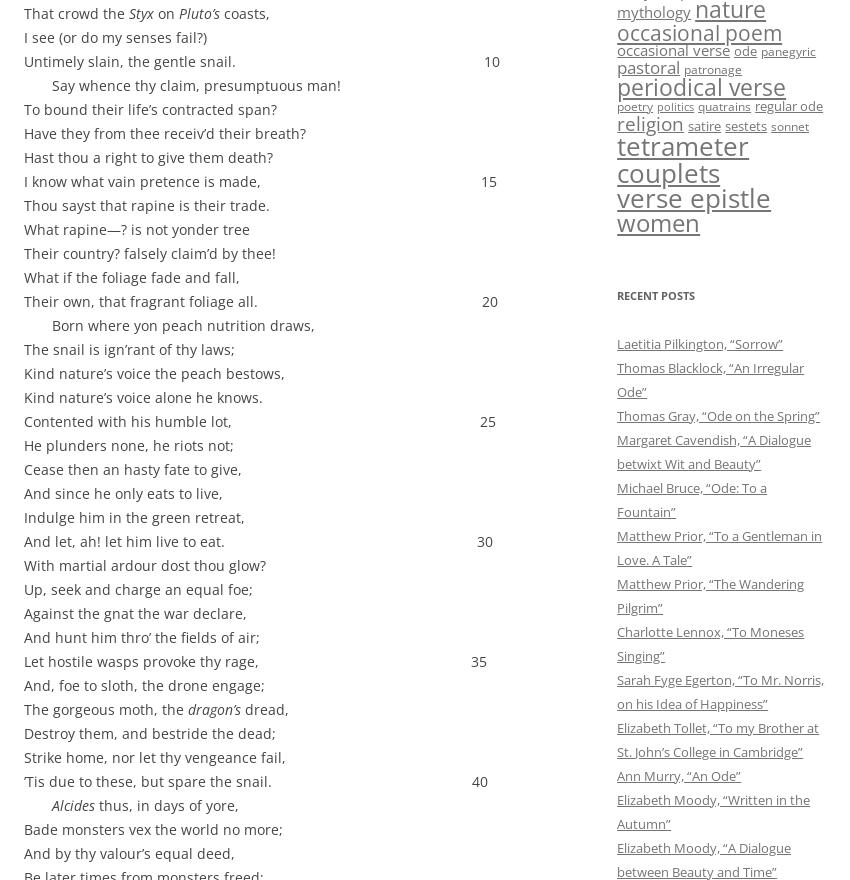  I want to click on 'Kind nature’s voice the peach bestows,', so click(154, 372).